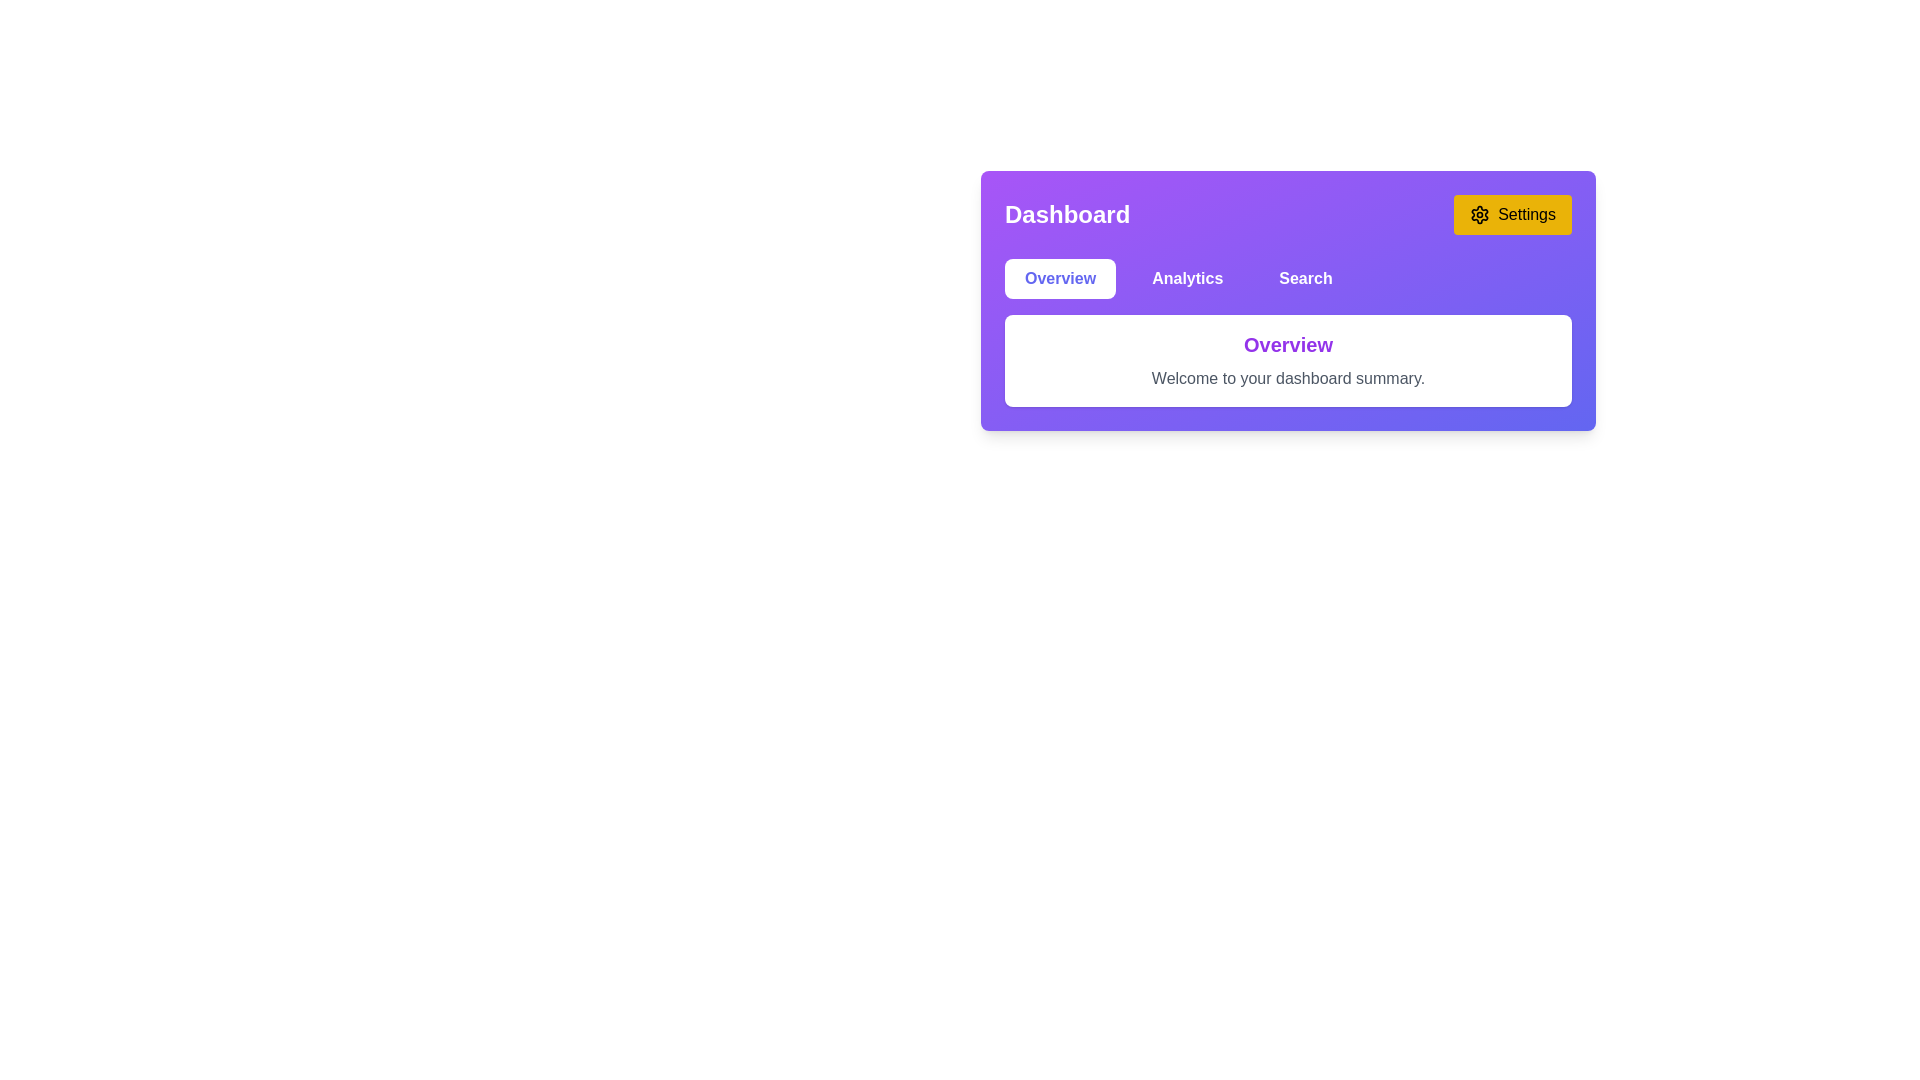  What do you see at coordinates (1288, 378) in the screenshot?
I see `the text label that says 'Welcome to your dashboard summary.' located below the 'Overview' title in the purple dashboard interface` at bounding box center [1288, 378].